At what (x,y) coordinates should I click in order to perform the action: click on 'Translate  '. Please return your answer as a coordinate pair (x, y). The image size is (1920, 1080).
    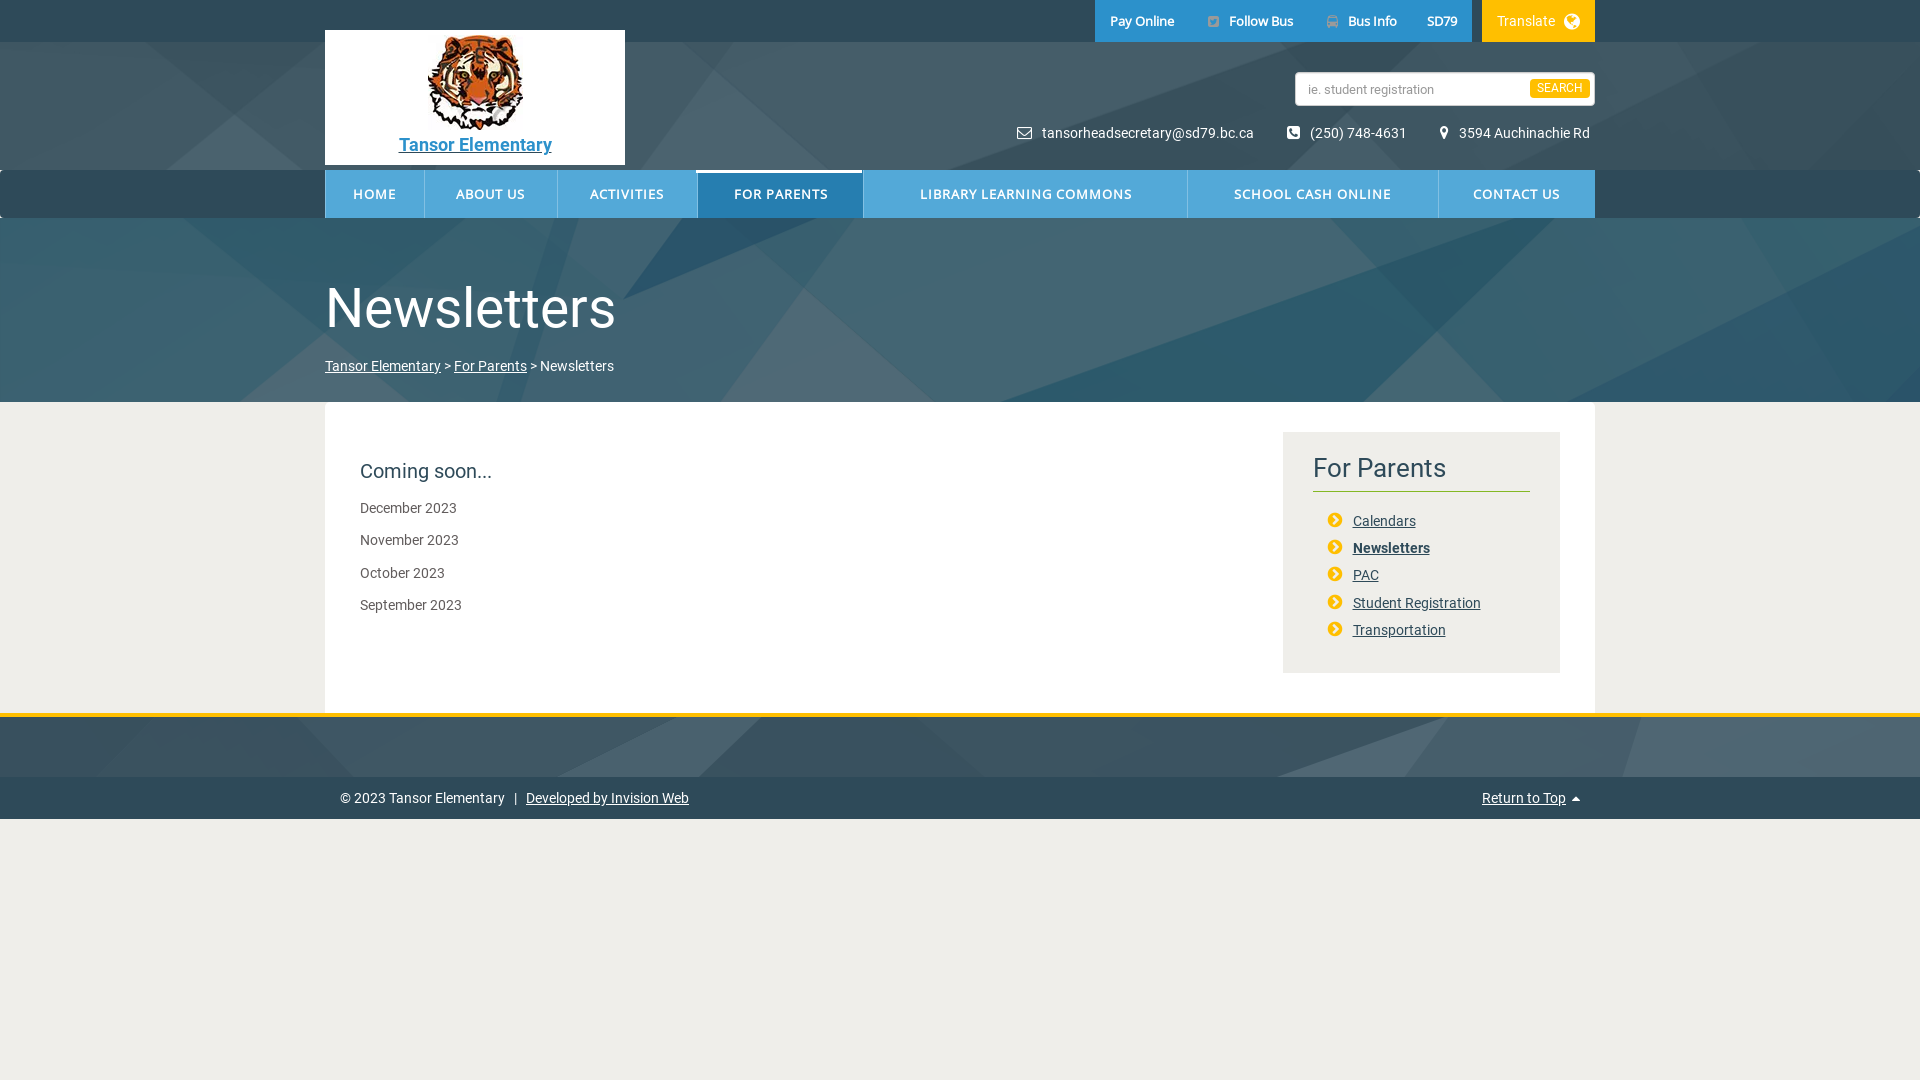
    Looking at the image, I should click on (1537, 20).